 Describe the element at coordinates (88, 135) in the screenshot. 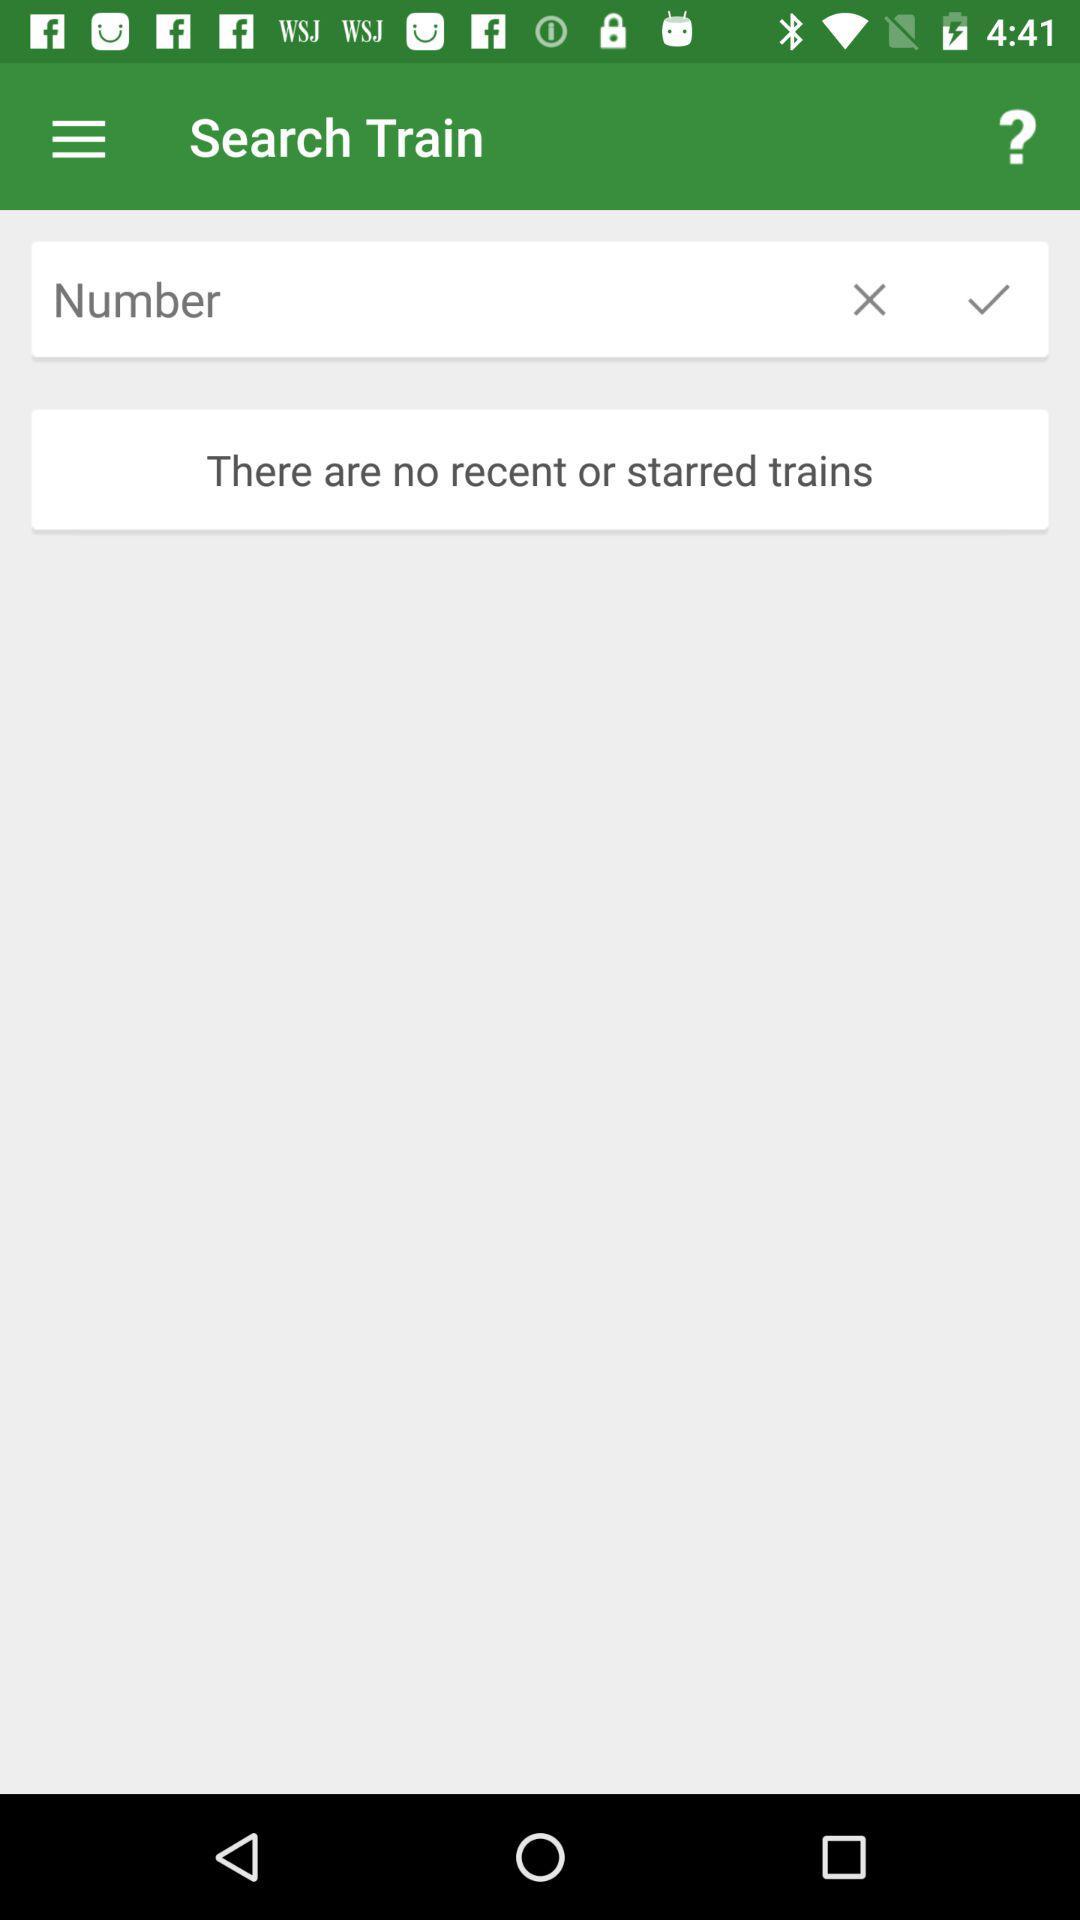

I see `item to the left of the search train icon` at that location.